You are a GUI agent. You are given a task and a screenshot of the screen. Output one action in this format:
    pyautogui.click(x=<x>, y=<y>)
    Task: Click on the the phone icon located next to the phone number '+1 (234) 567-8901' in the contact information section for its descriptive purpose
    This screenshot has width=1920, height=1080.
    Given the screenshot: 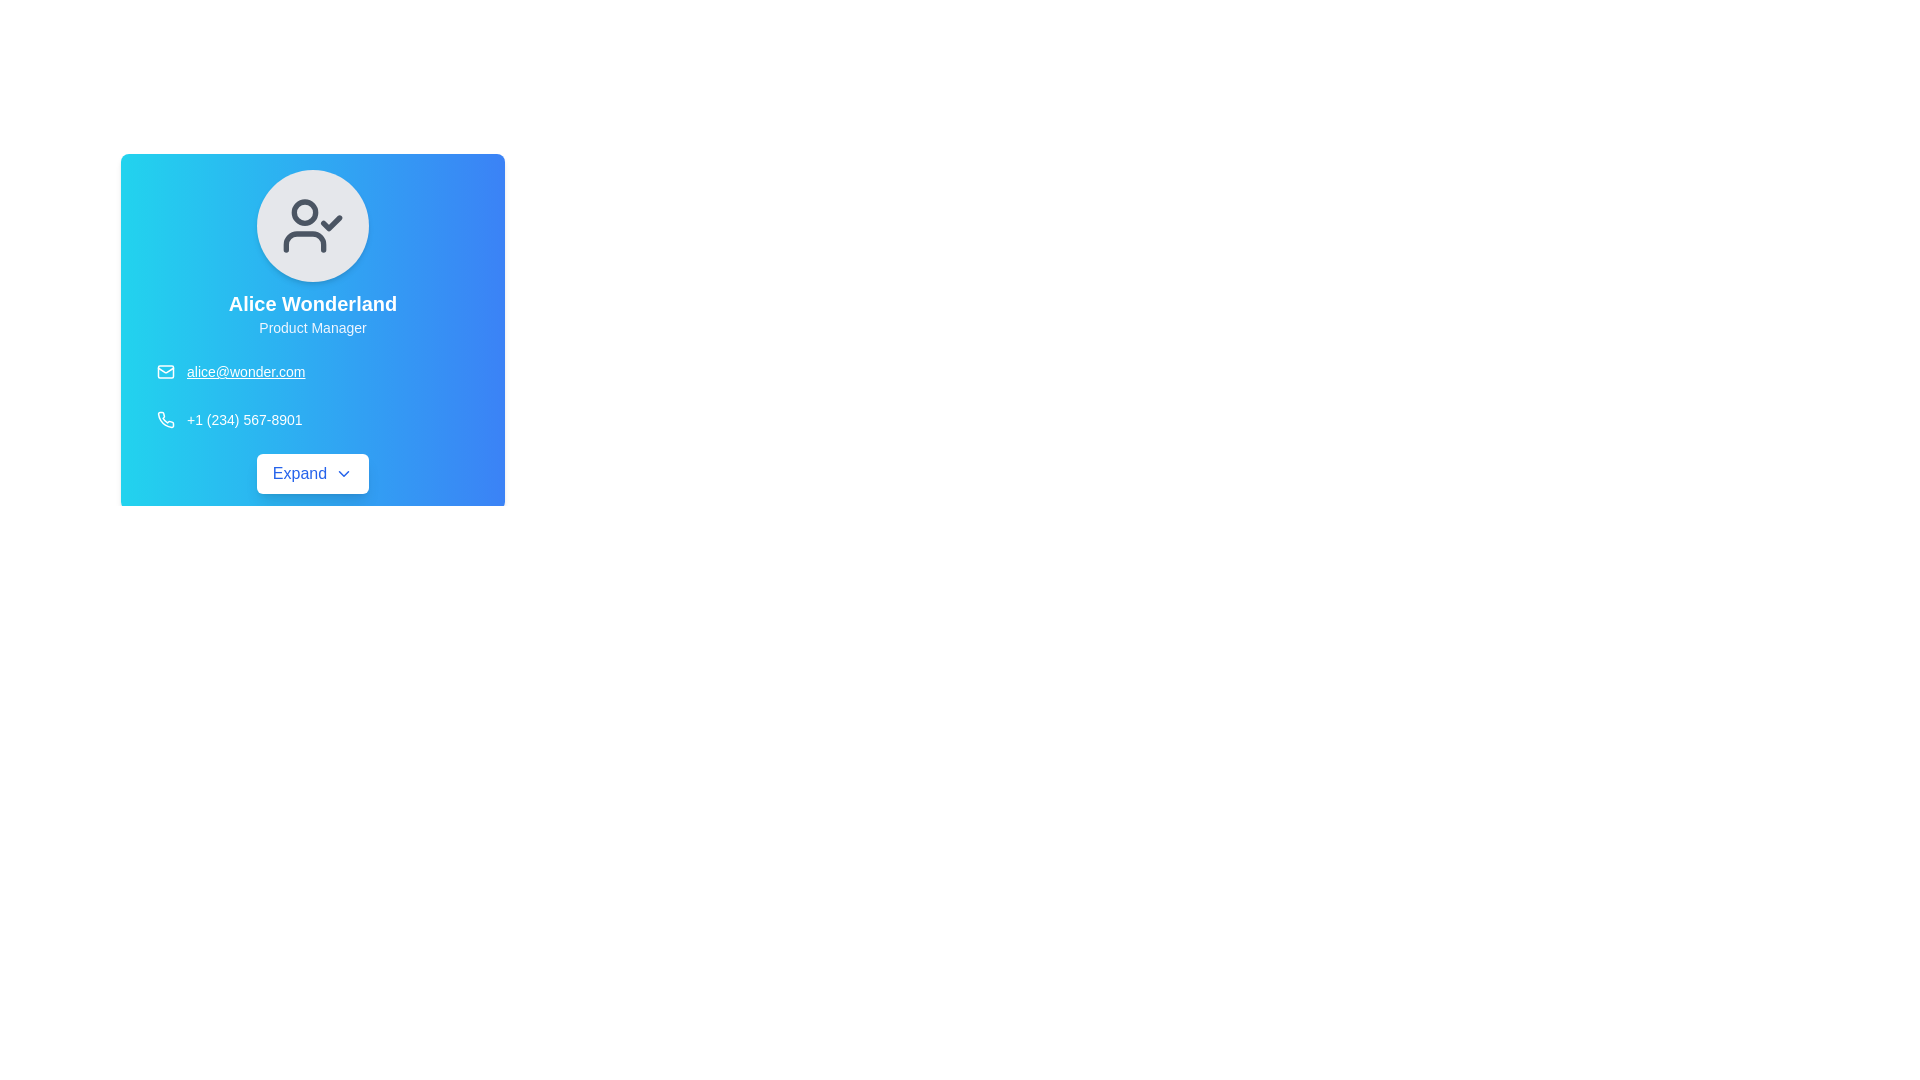 What is the action you would take?
    pyautogui.click(x=166, y=419)
    